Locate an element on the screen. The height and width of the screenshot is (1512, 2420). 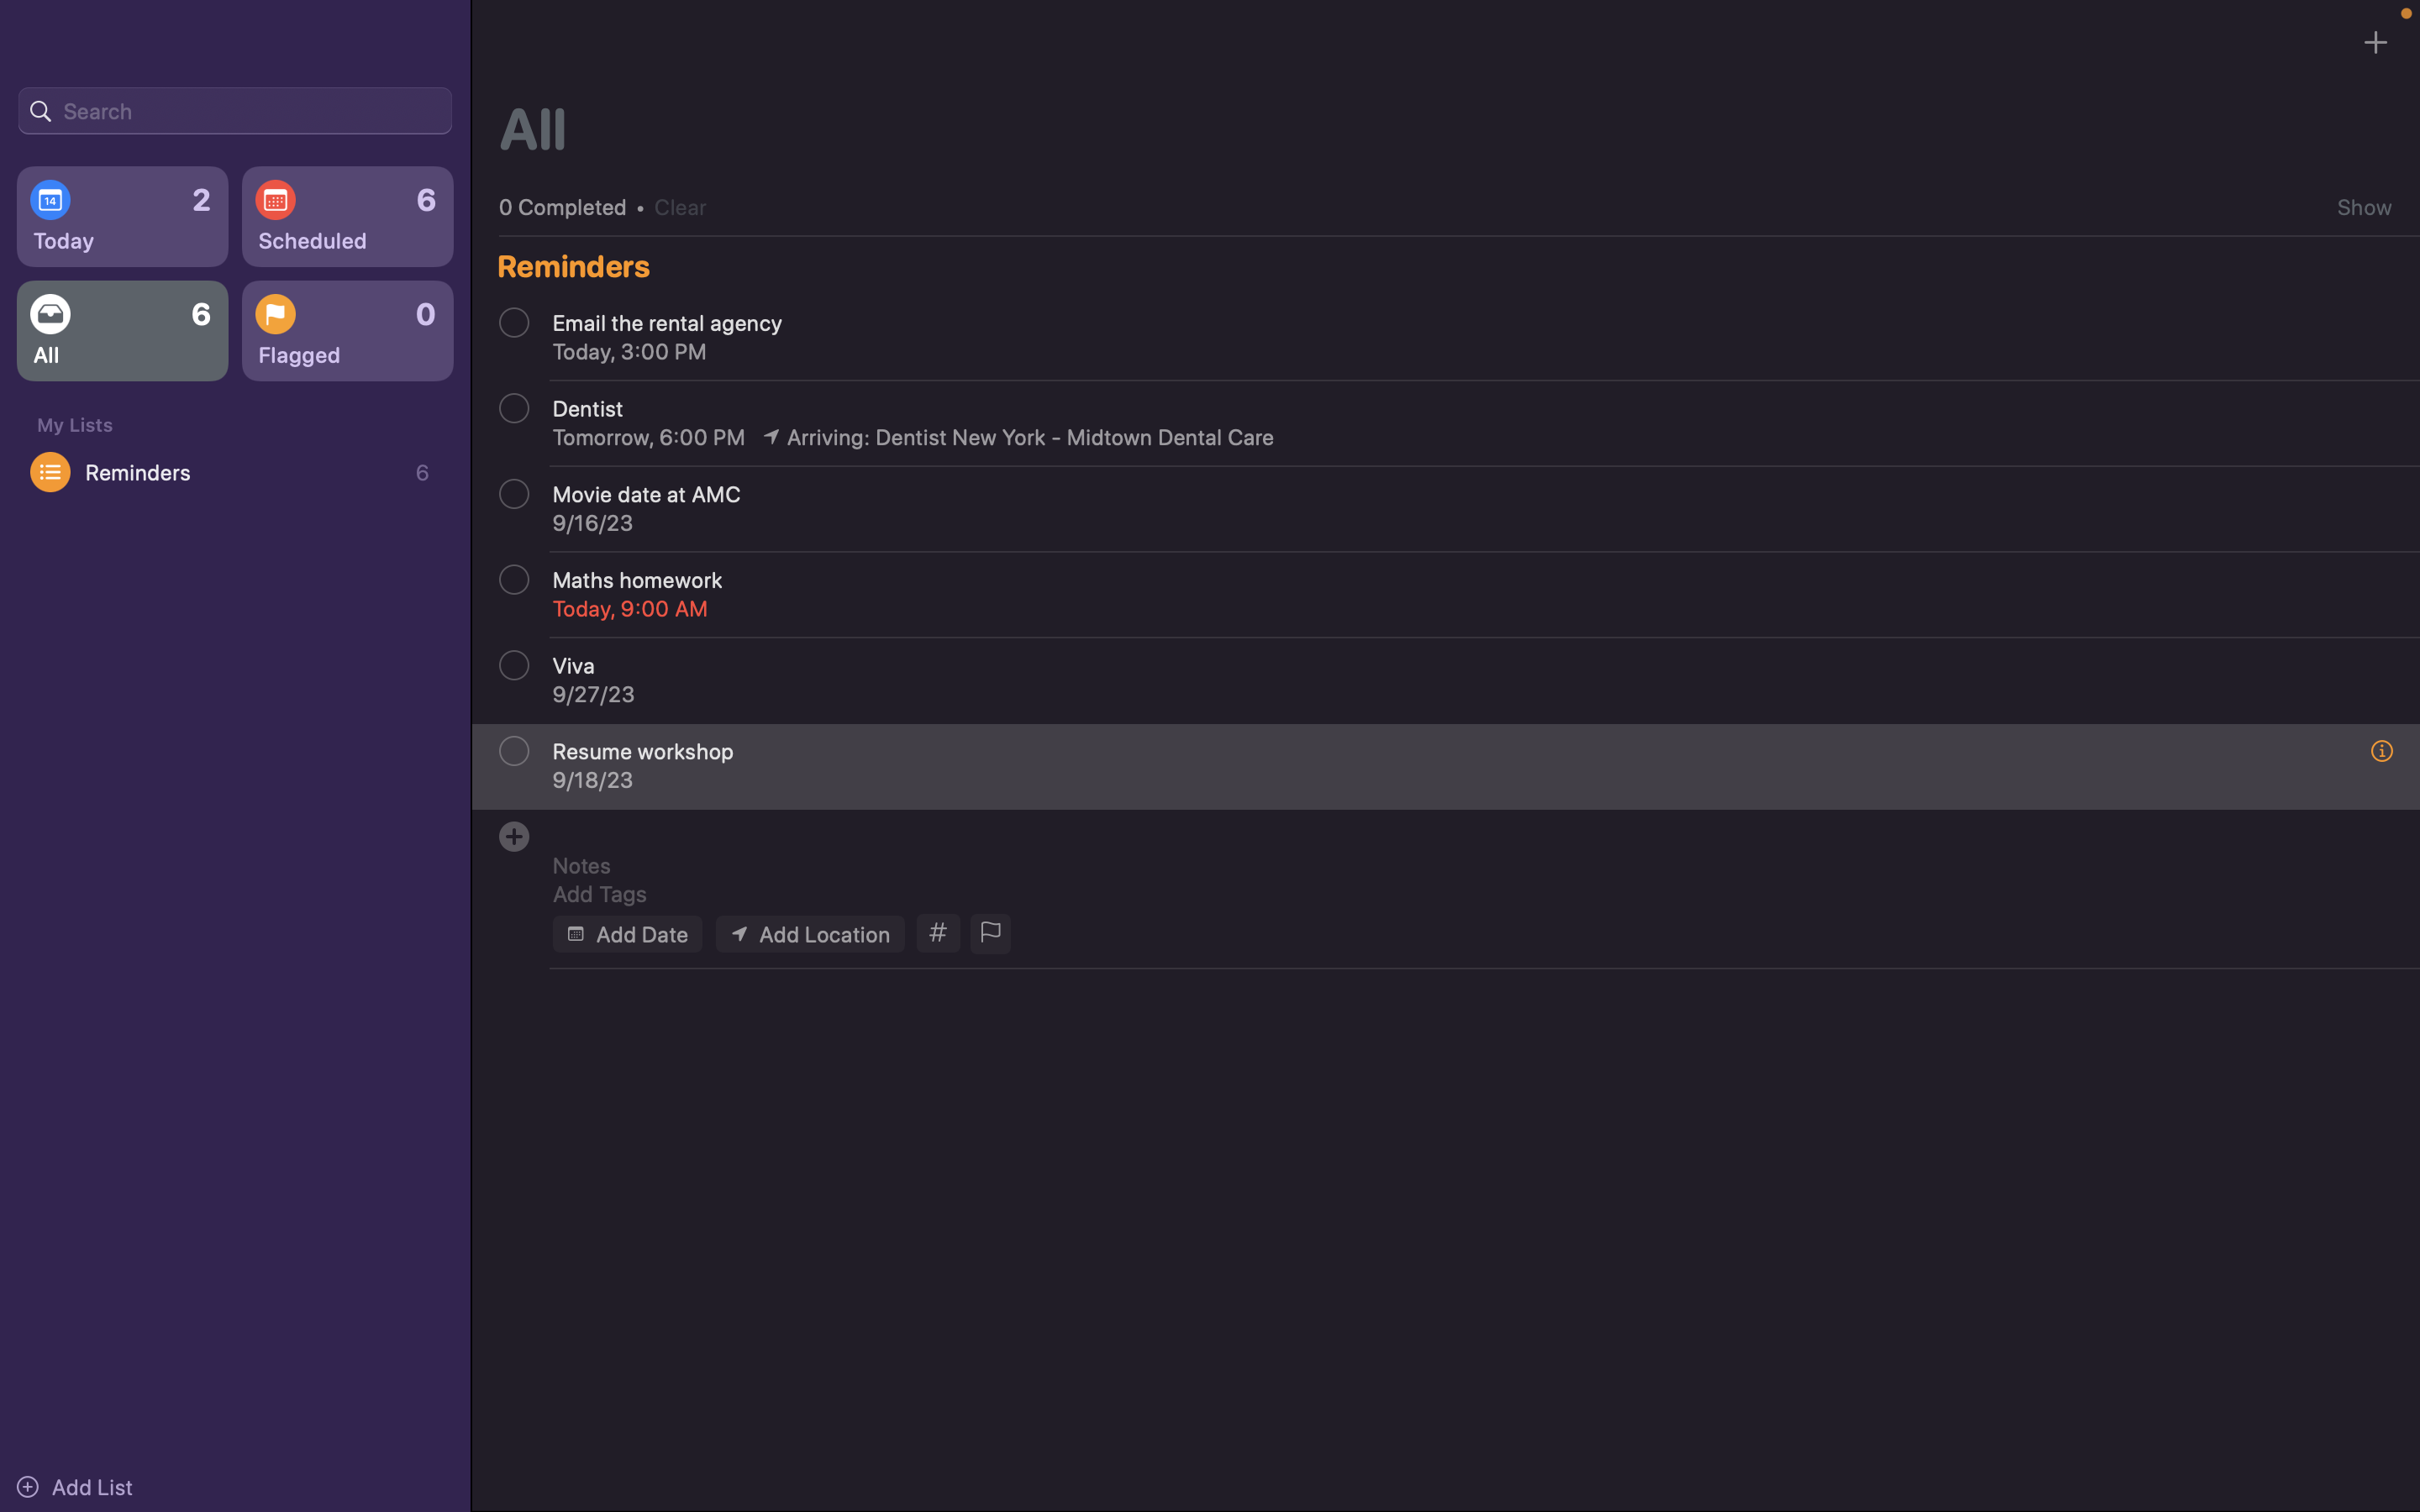
Flag this event as important is located at coordinates (988, 934).